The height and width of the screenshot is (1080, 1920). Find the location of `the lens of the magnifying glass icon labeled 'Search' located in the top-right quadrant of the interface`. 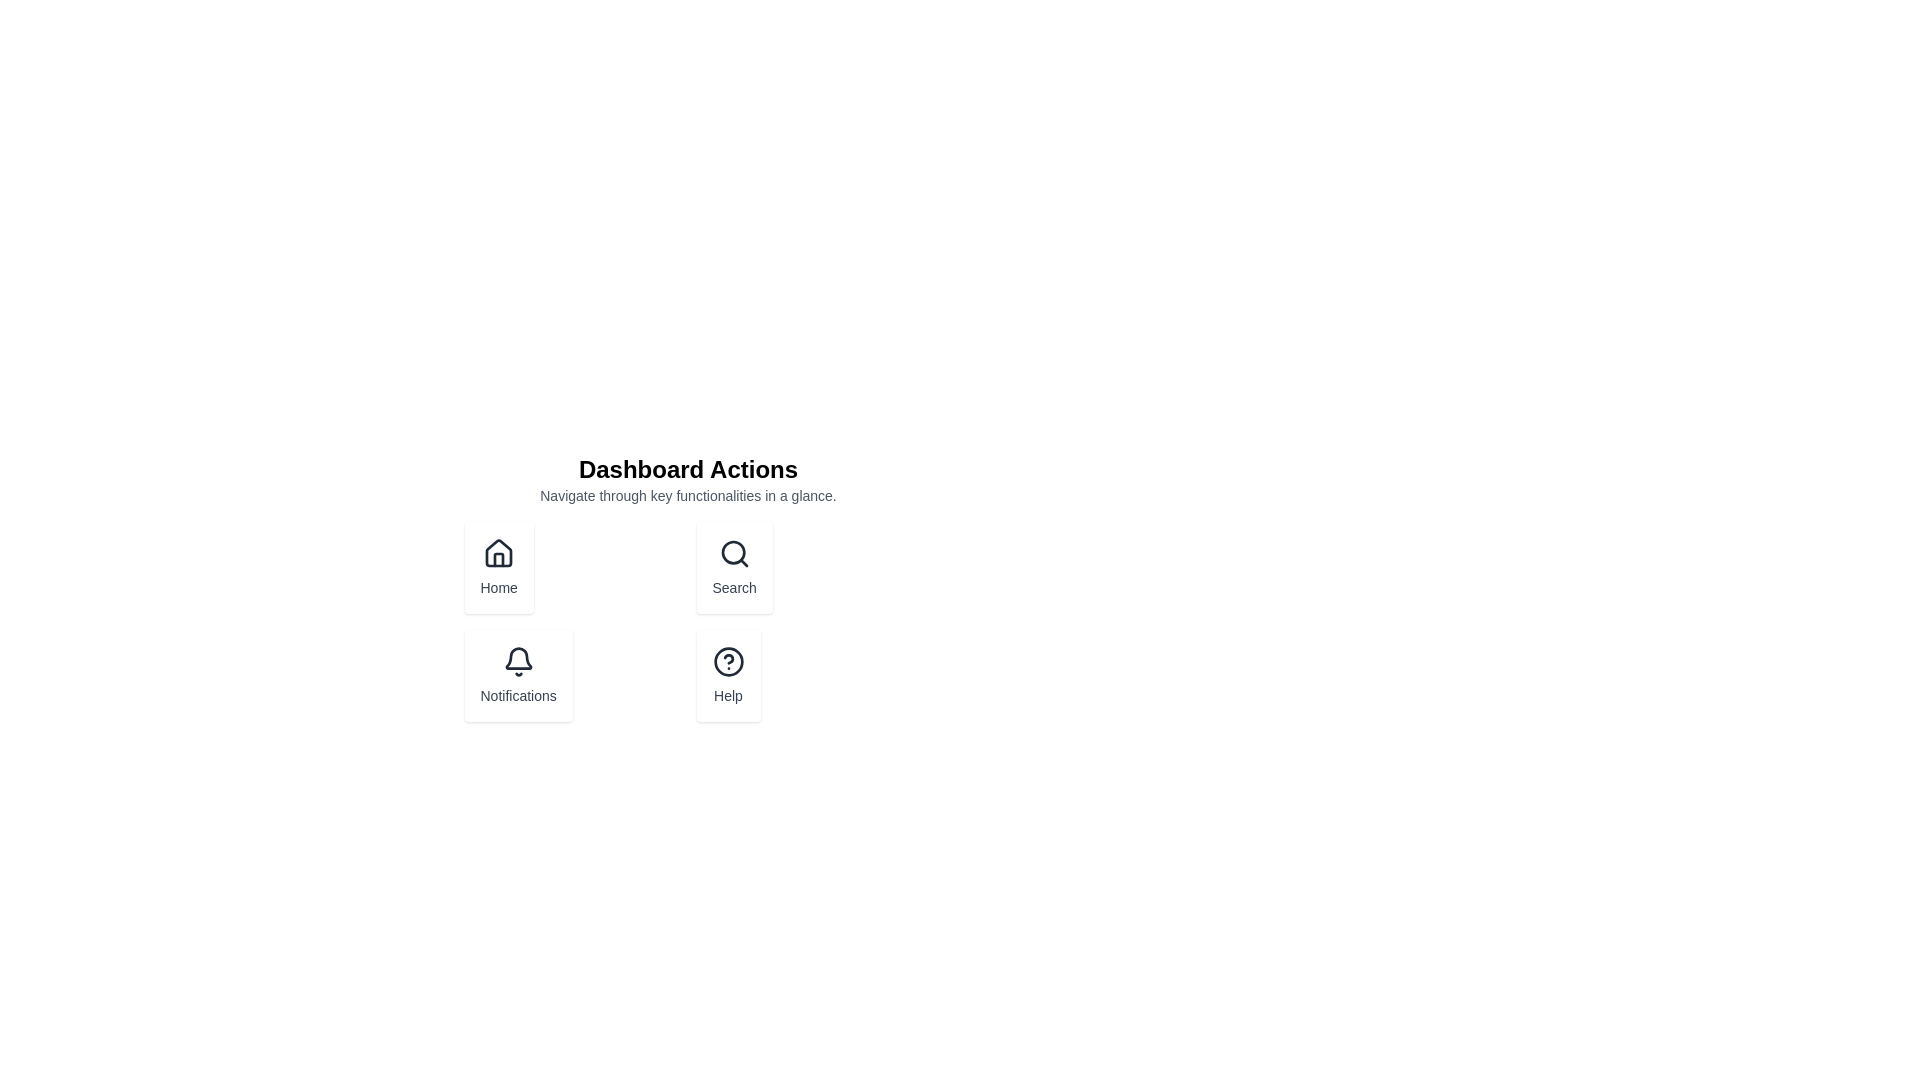

the lens of the magnifying glass icon labeled 'Search' located in the top-right quadrant of the interface is located at coordinates (732, 552).